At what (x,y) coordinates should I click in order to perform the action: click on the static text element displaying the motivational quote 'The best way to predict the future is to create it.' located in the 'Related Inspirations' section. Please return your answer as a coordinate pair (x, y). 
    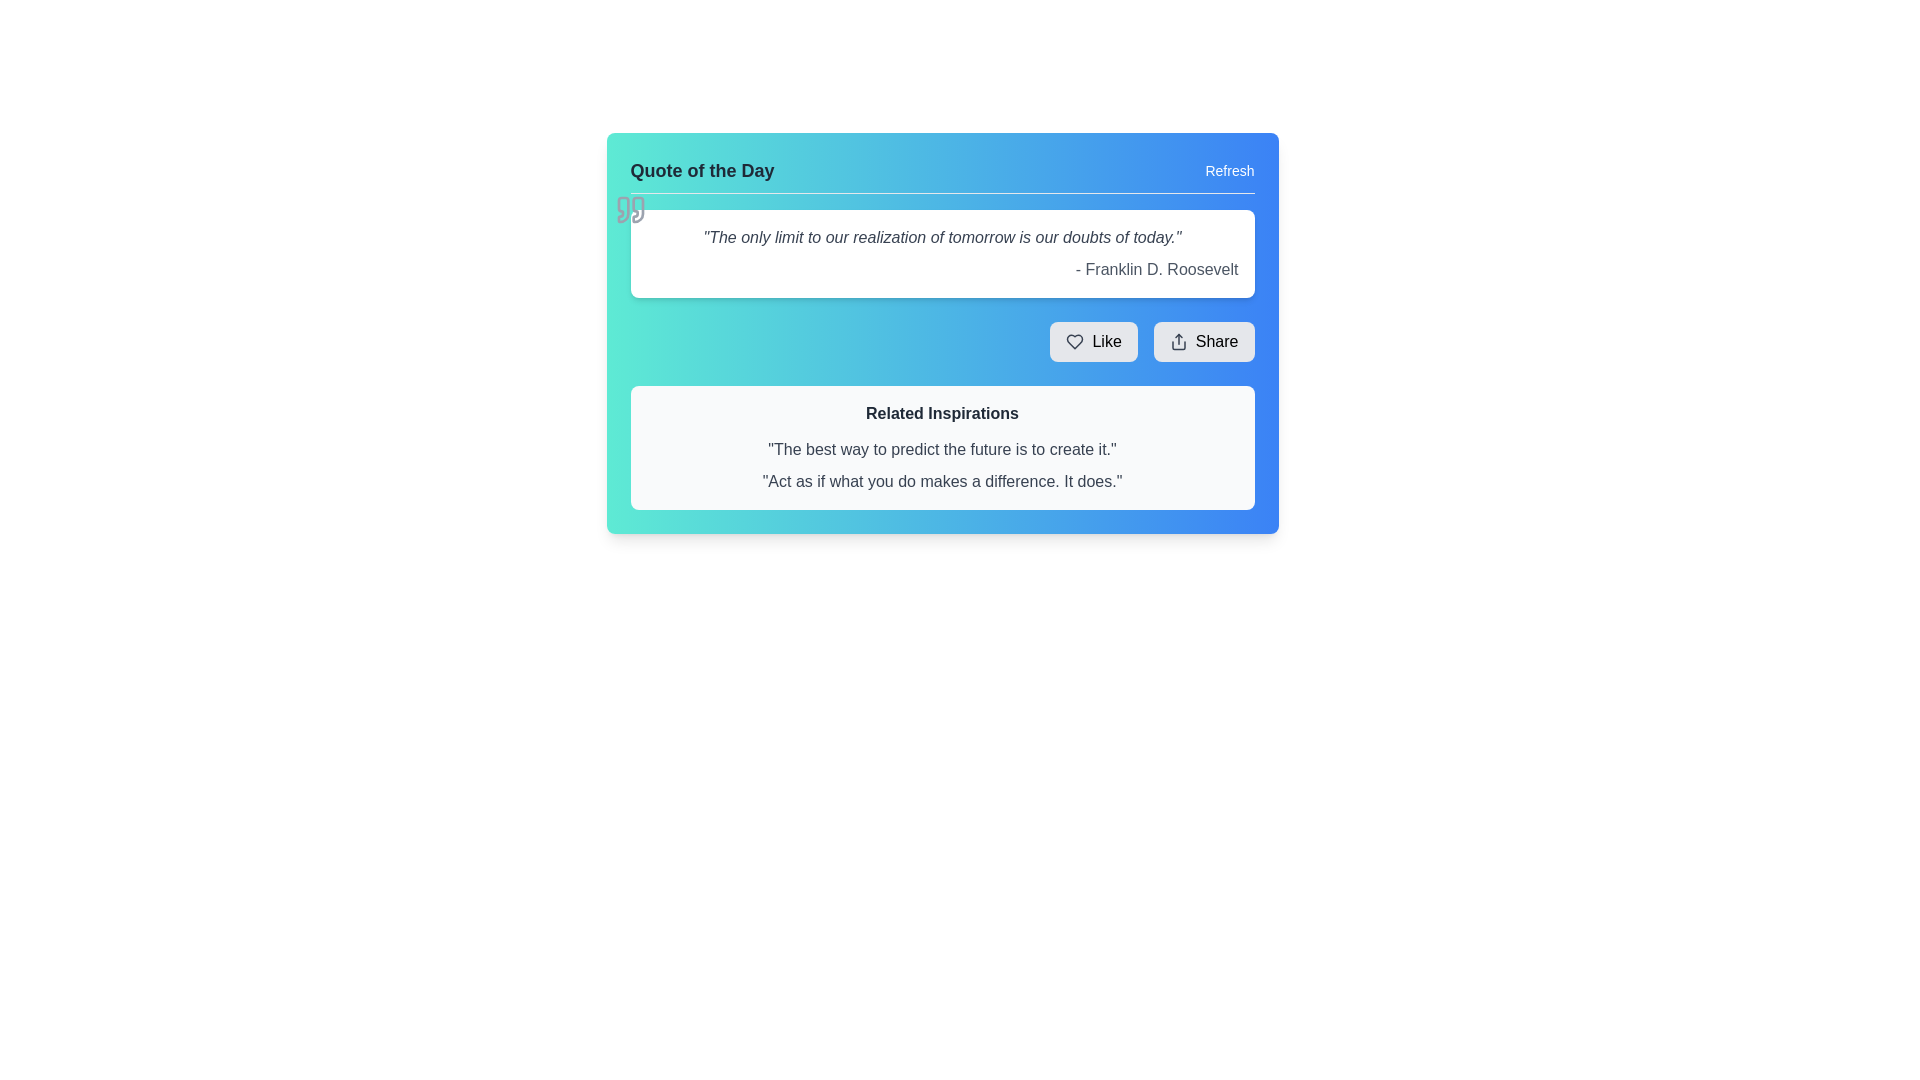
    Looking at the image, I should click on (941, 450).